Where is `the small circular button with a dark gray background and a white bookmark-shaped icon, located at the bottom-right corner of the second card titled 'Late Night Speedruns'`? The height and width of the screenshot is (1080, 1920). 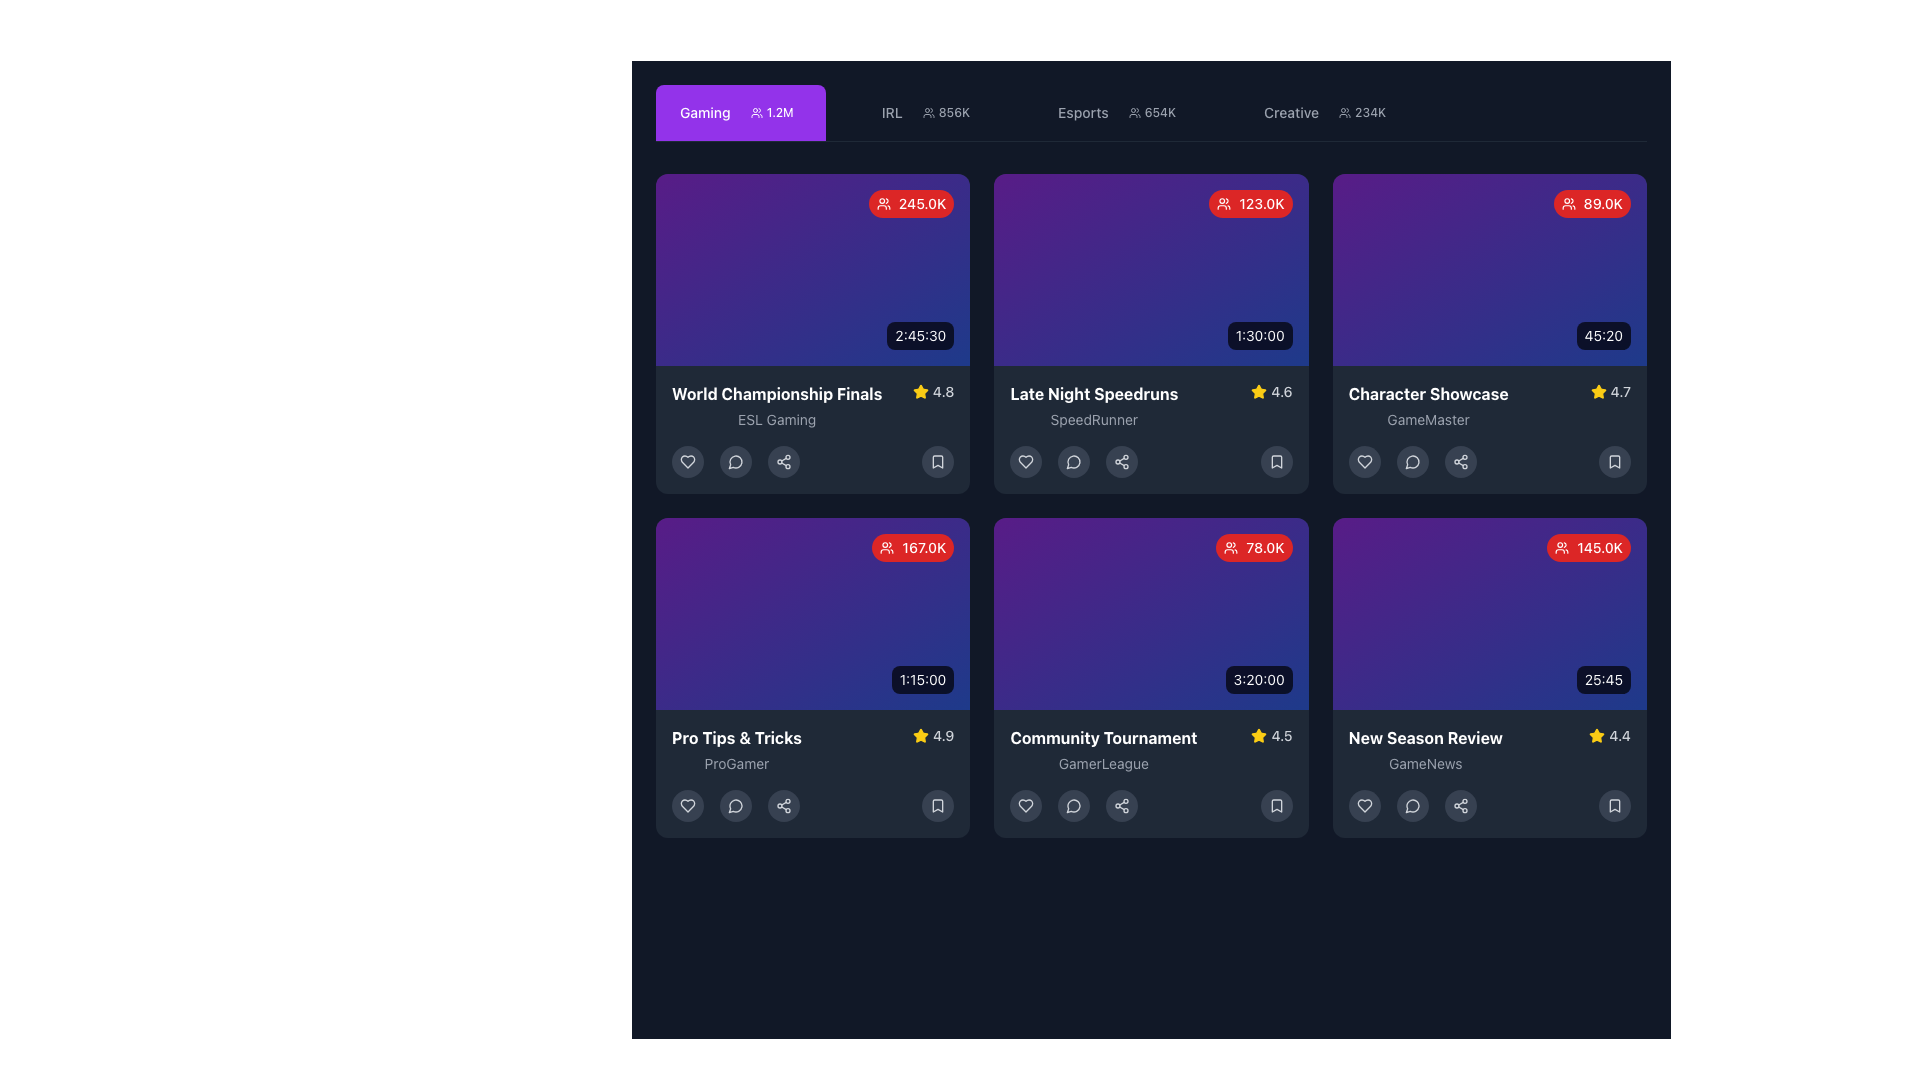
the small circular button with a dark gray background and a white bookmark-shaped icon, located at the bottom-right corner of the second card titled 'Late Night Speedruns' is located at coordinates (1275, 462).